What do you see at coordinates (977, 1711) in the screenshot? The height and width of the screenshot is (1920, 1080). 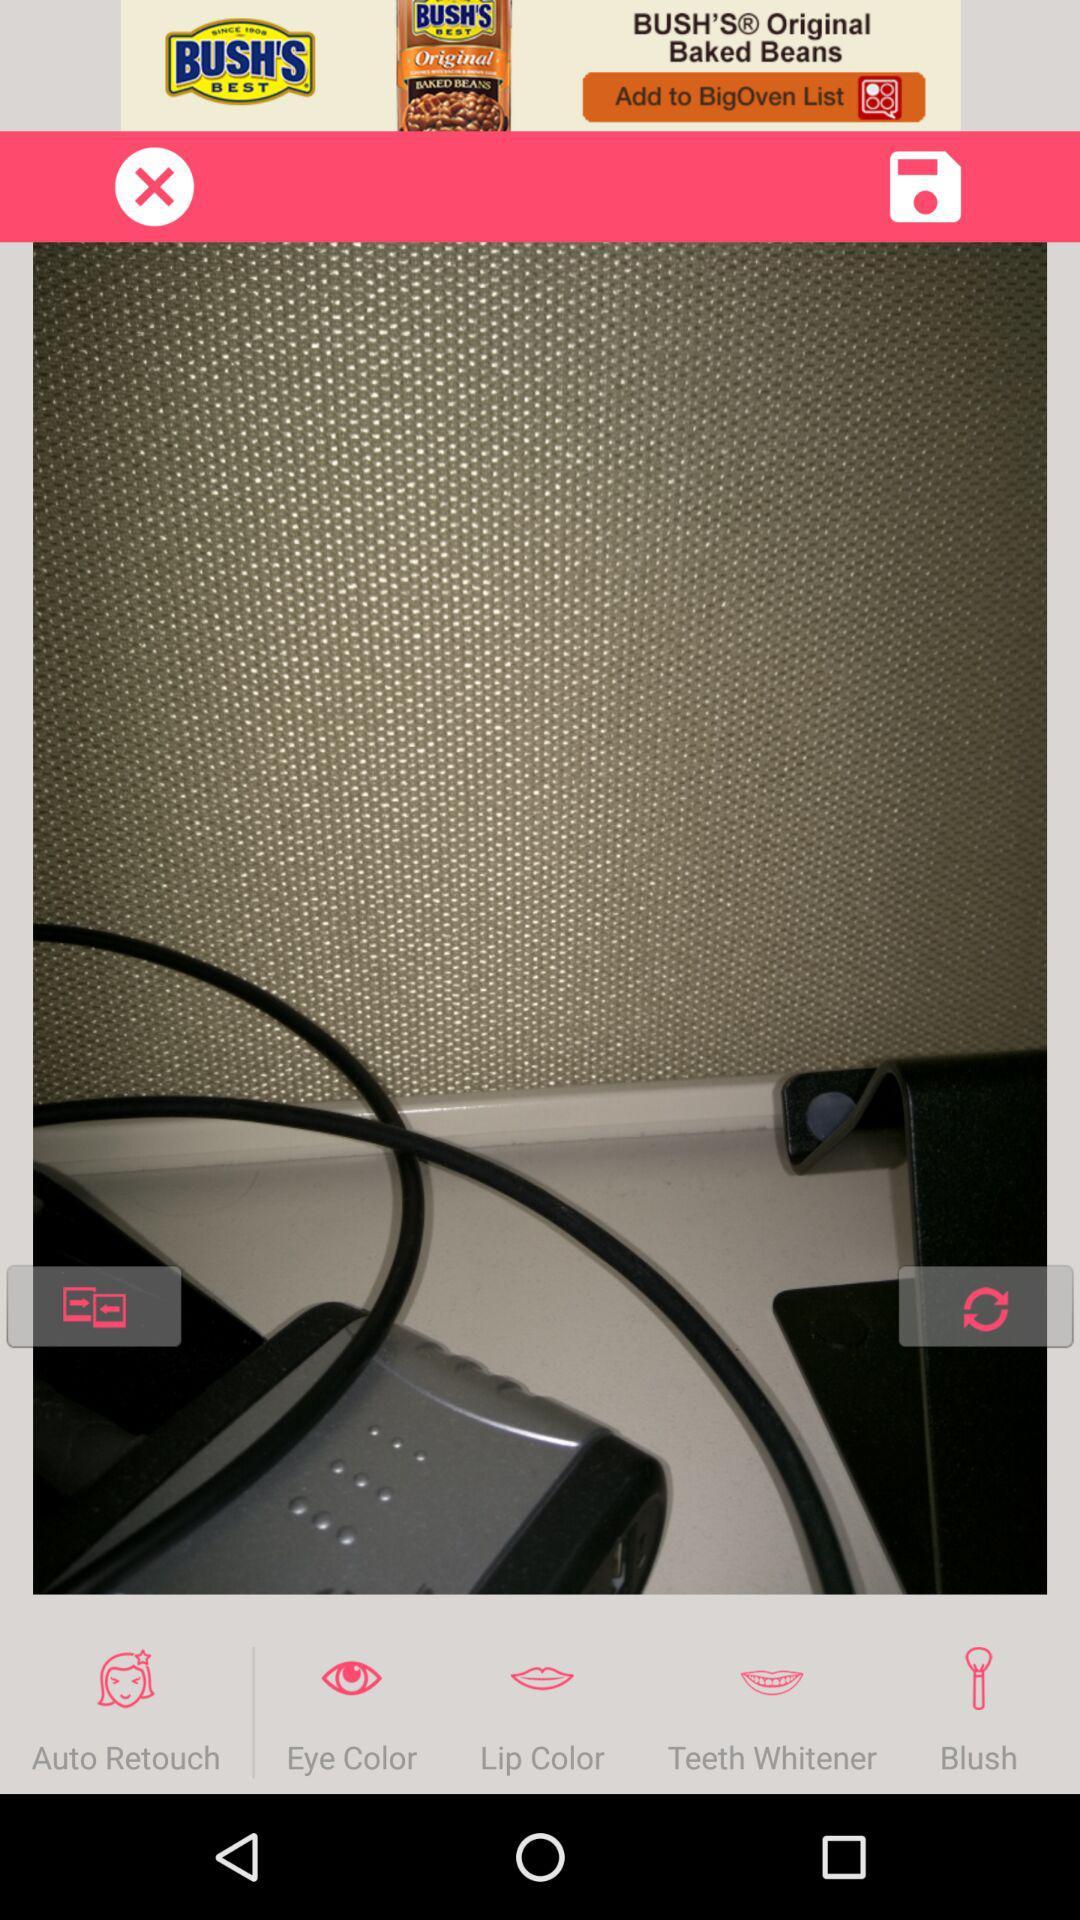 I see `item next to teeth whitener icon` at bounding box center [977, 1711].